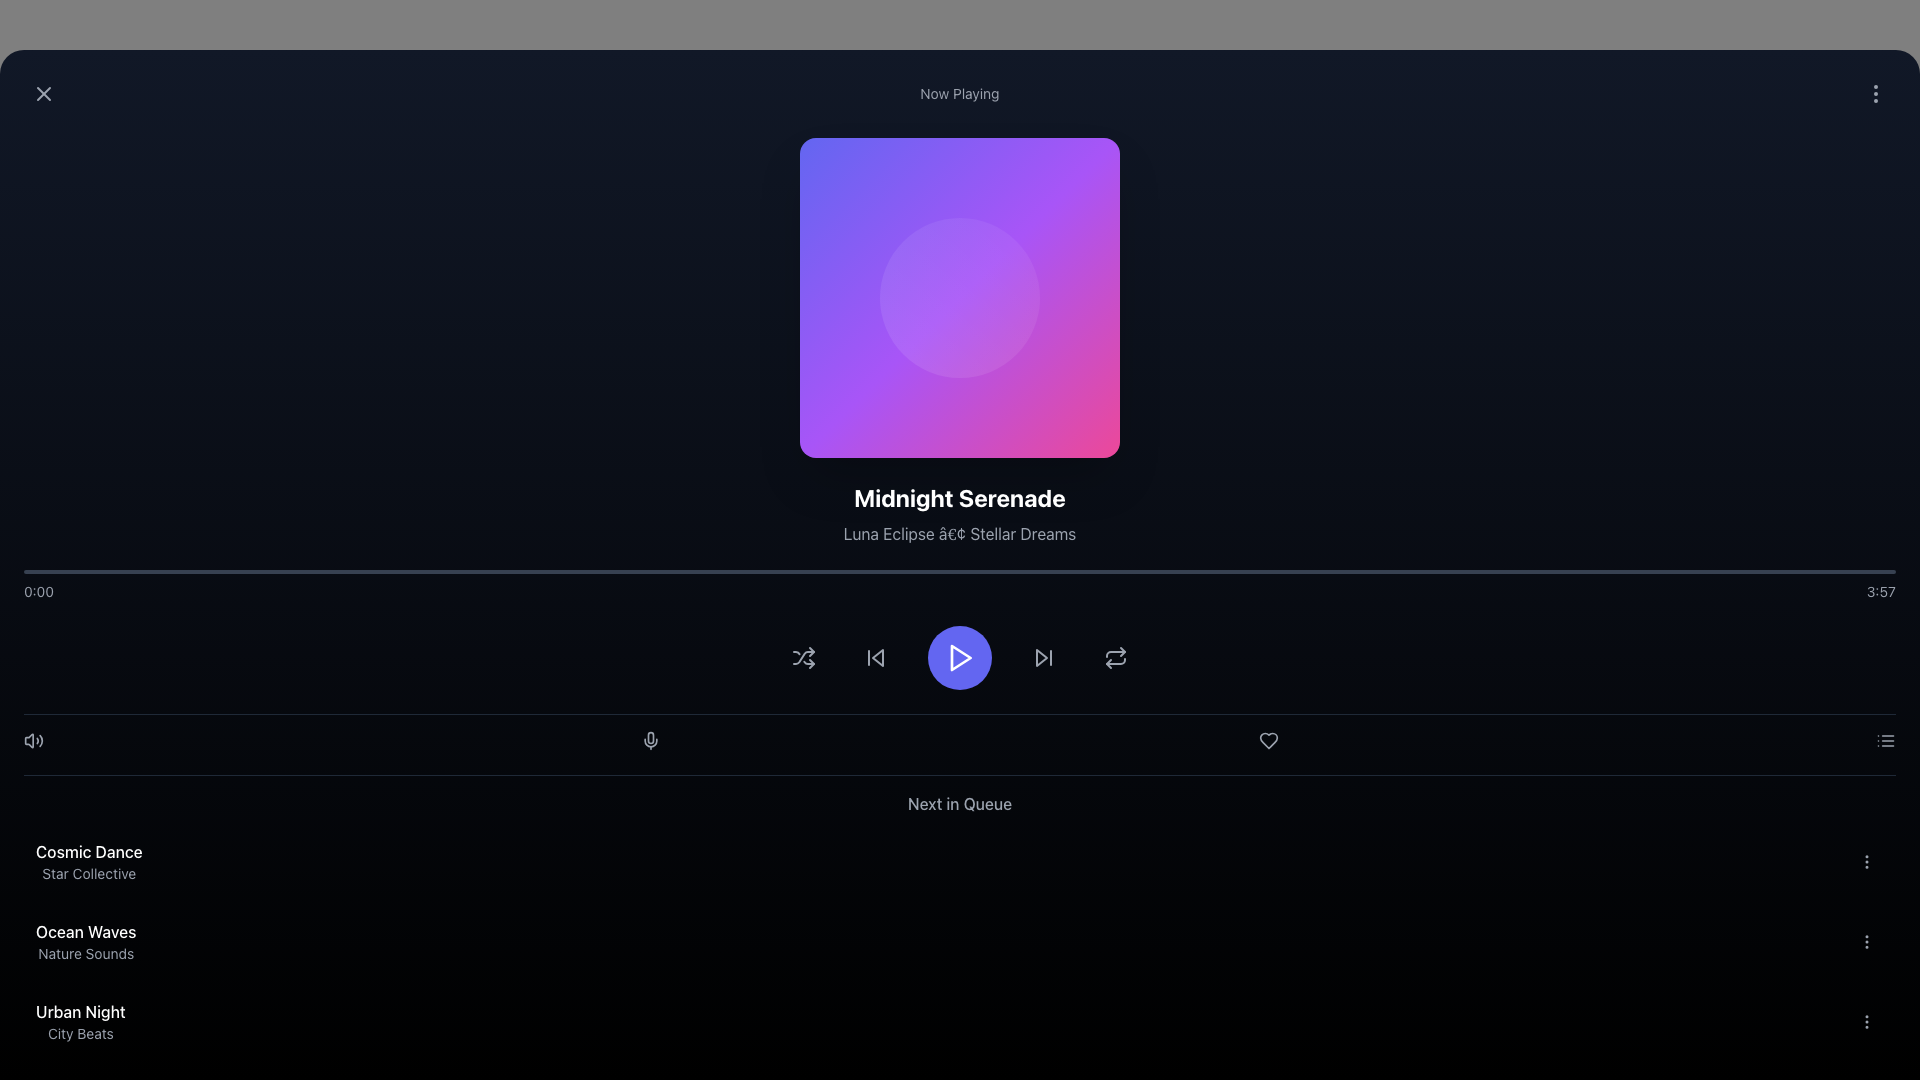 This screenshot has height=1080, width=1920. Describe the element at coordinates (1866, 1022) in the screenshot. I see `the button with three vertically aligned gray dots located next to the 'Urban Night City Beats' text` at that location.